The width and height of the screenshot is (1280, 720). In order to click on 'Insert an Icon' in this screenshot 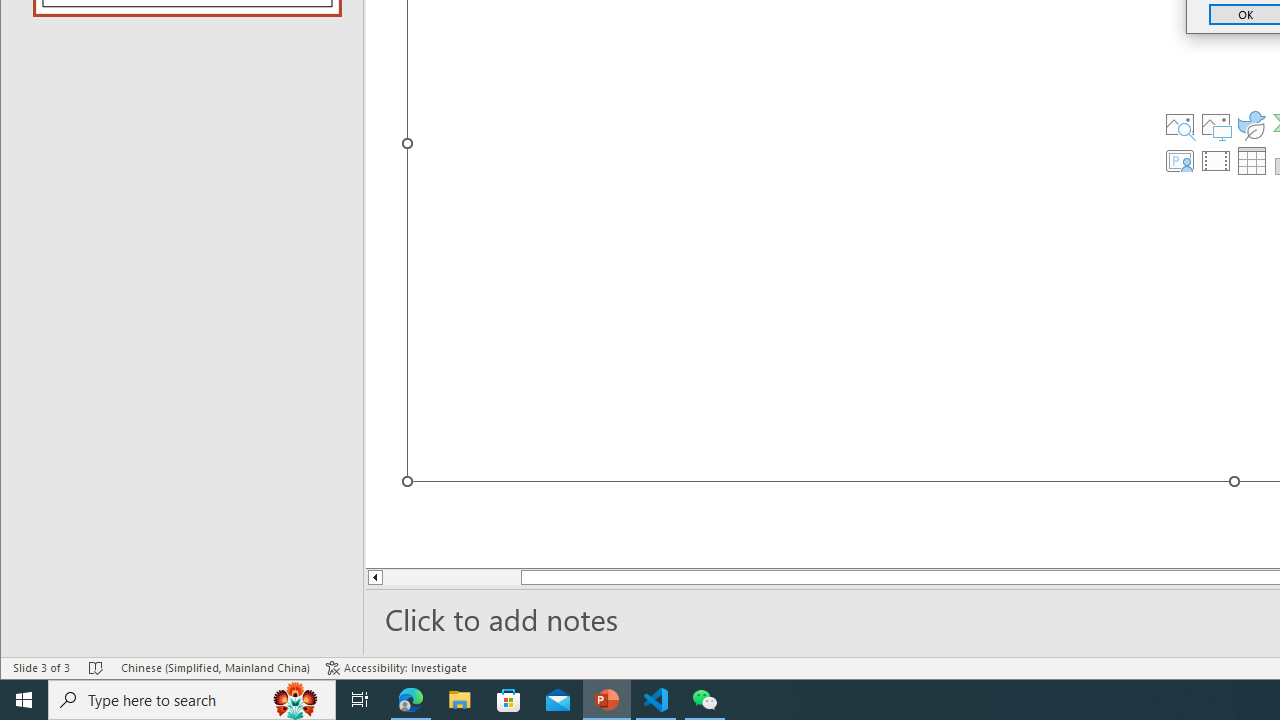, I will do `click(1251, 124)`.